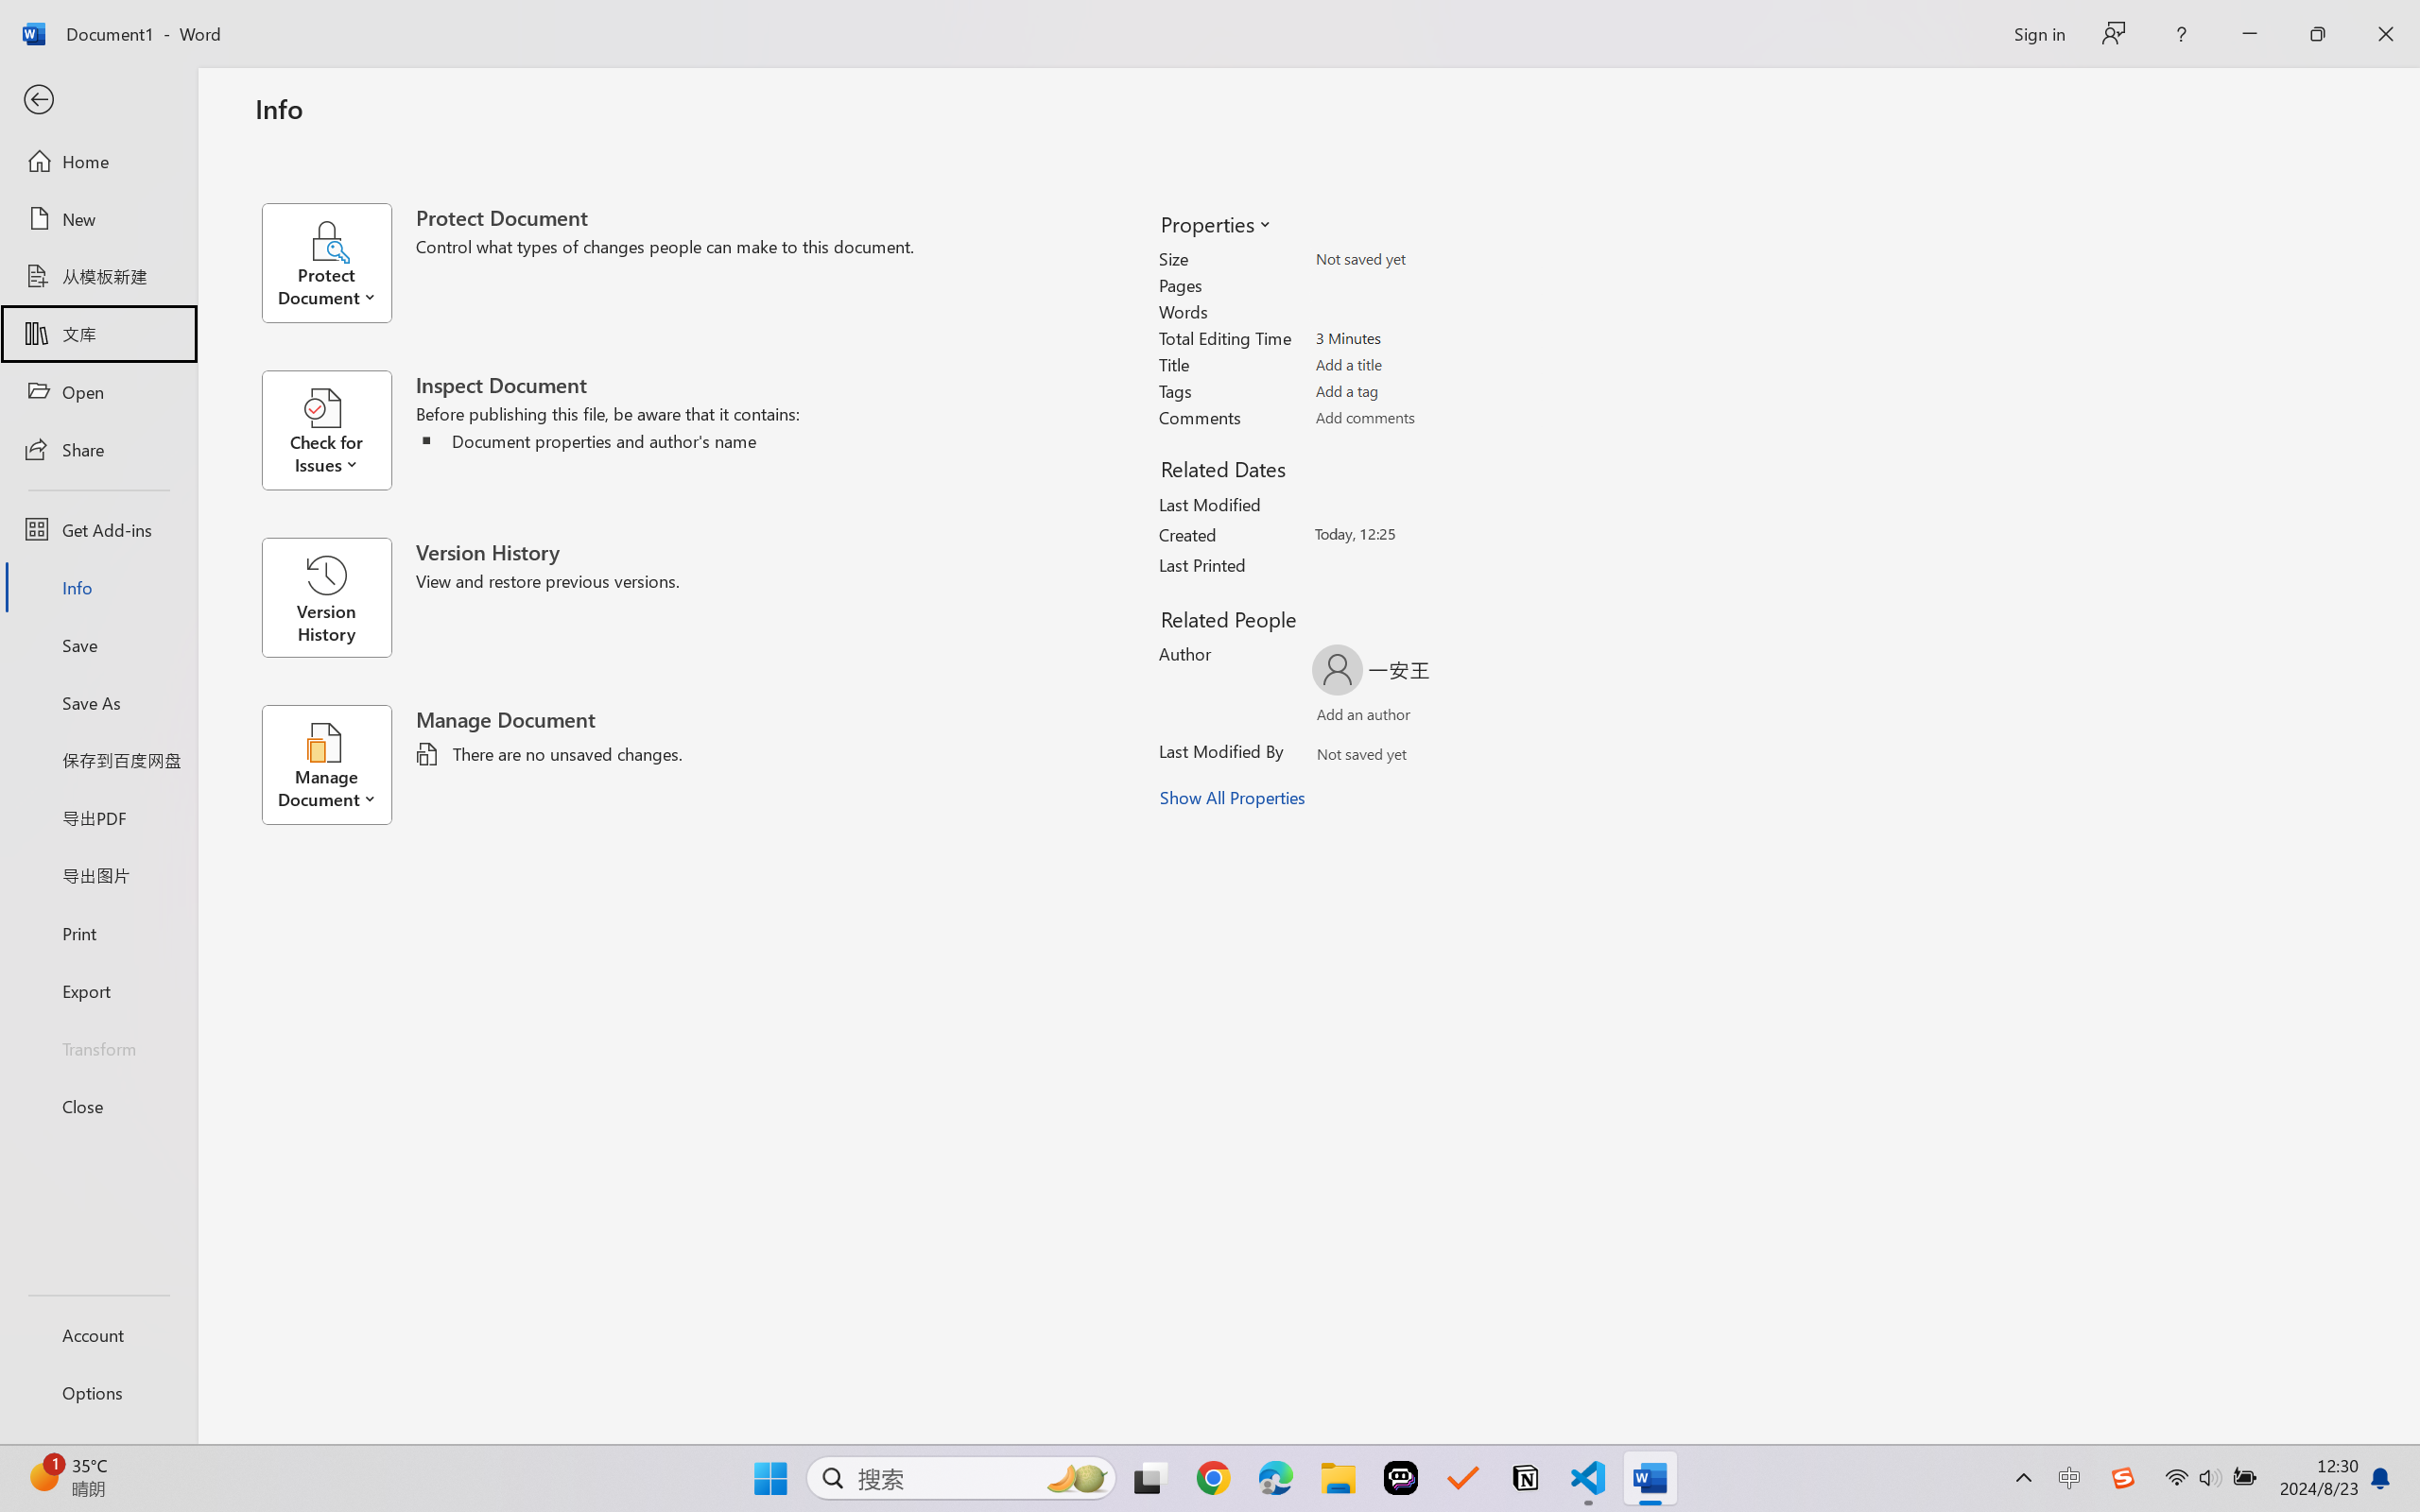 Image resolution: width=2420 pixels, height=1512 pixels. What do you see at coordinates (337, 429) in the screenshot?
I see `'Check for Issues'` at bounding box center [337, 429].